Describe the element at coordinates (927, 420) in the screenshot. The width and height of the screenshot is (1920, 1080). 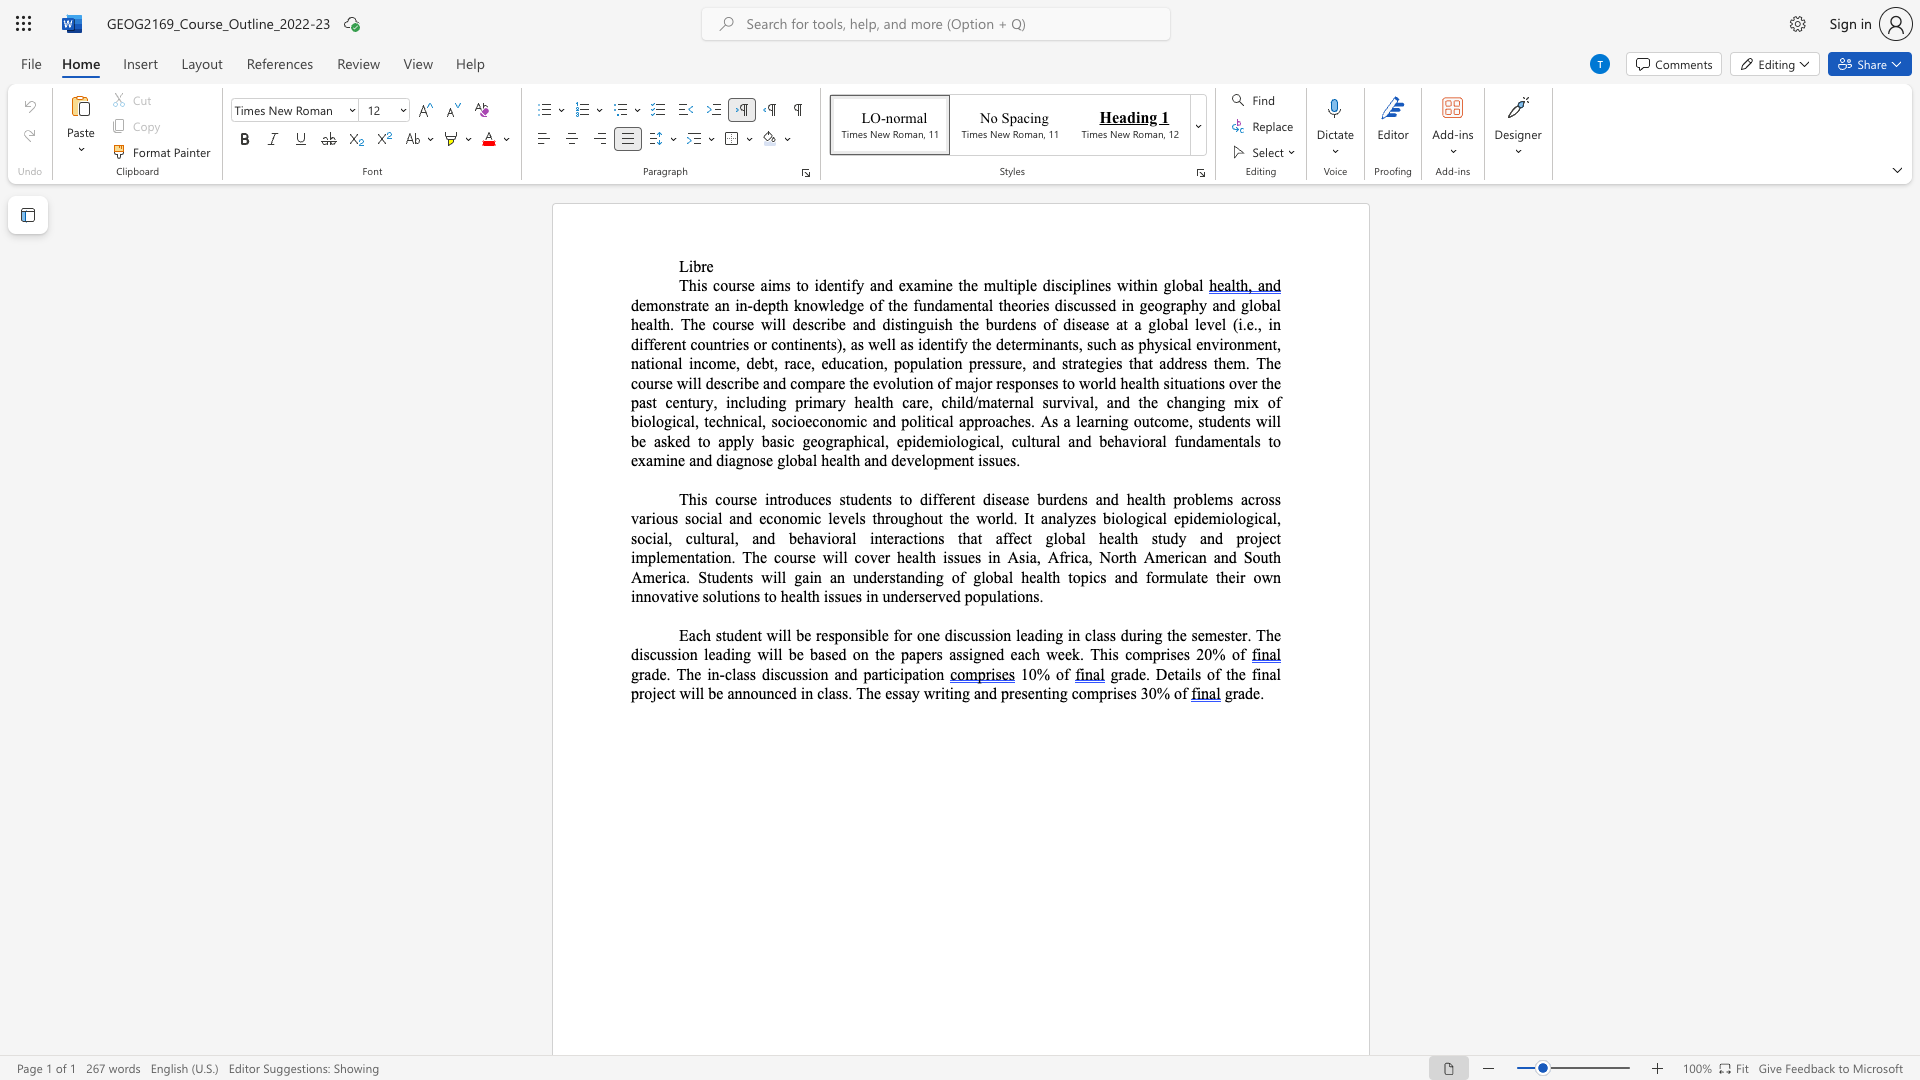
I see `the 1th character "t" in the text` at that location.